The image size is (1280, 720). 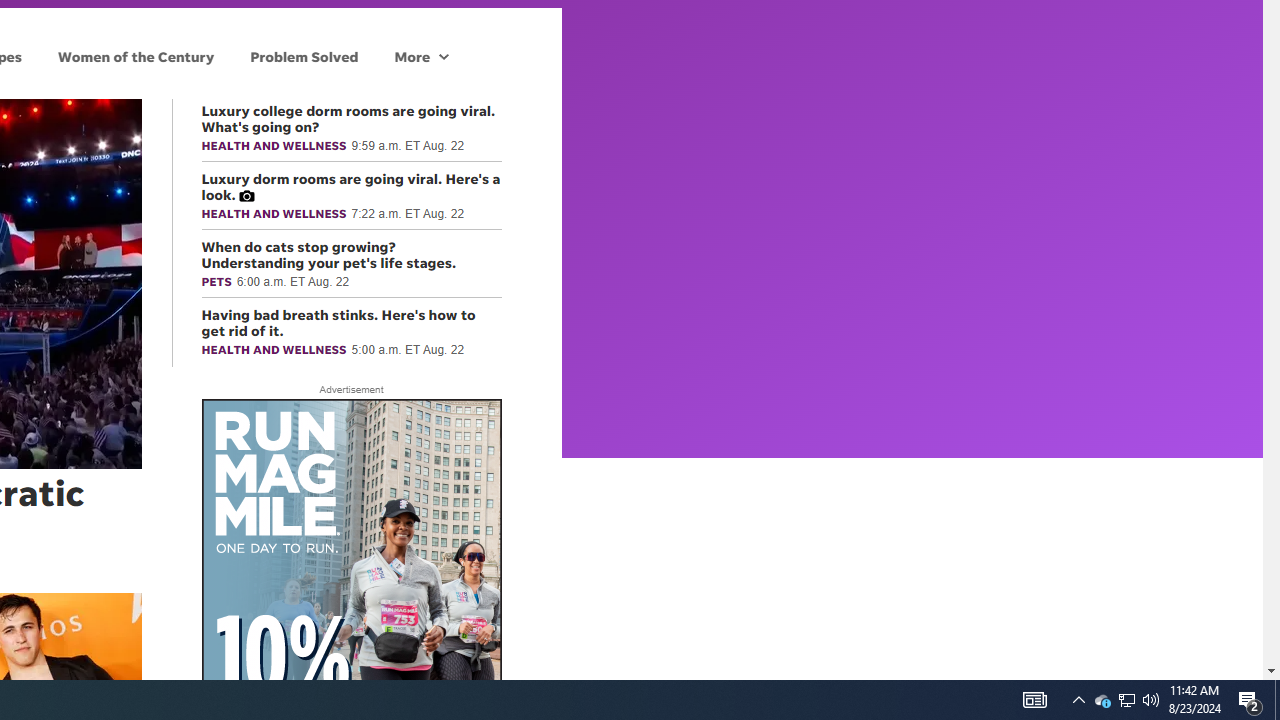 What do you see at coordinates (420, 55) in the screenshot?
I see `'More life navigation'` at bounding box center [420, 55].